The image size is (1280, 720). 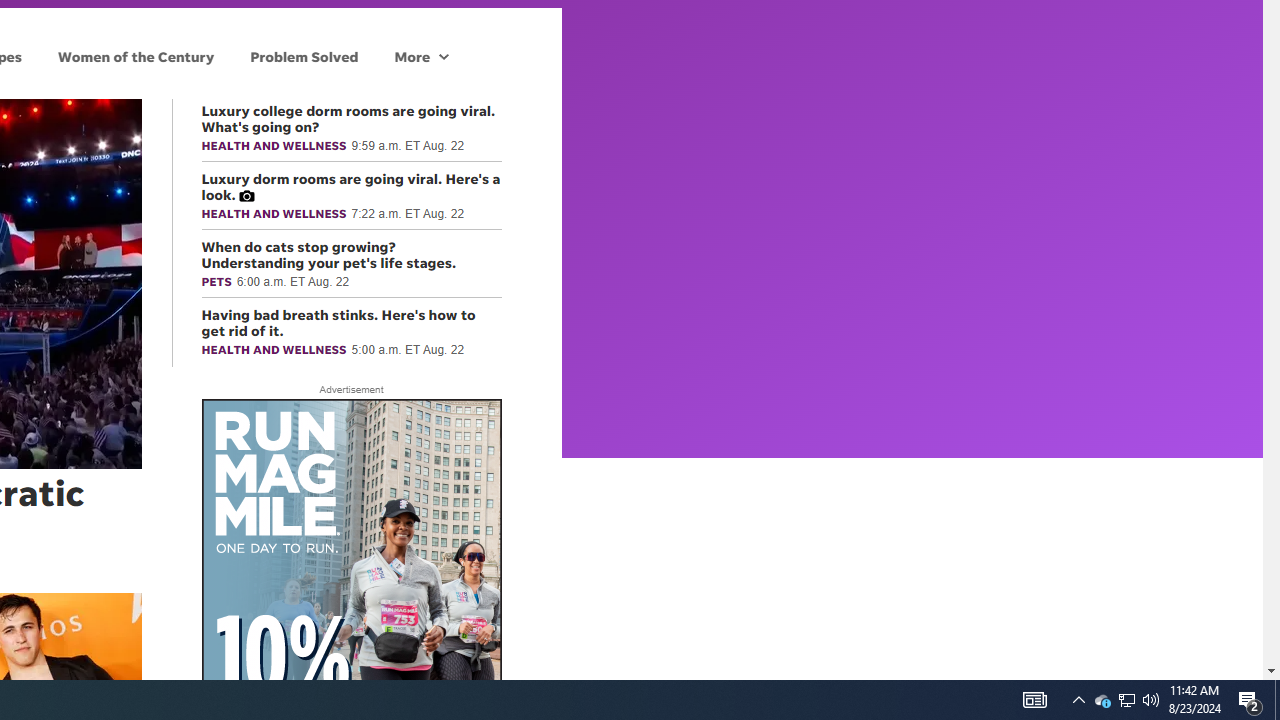 What do you see at coordinates (420, 55) in the screenshot?
I see `'More life navigation'` at bounding box center [420, 55].